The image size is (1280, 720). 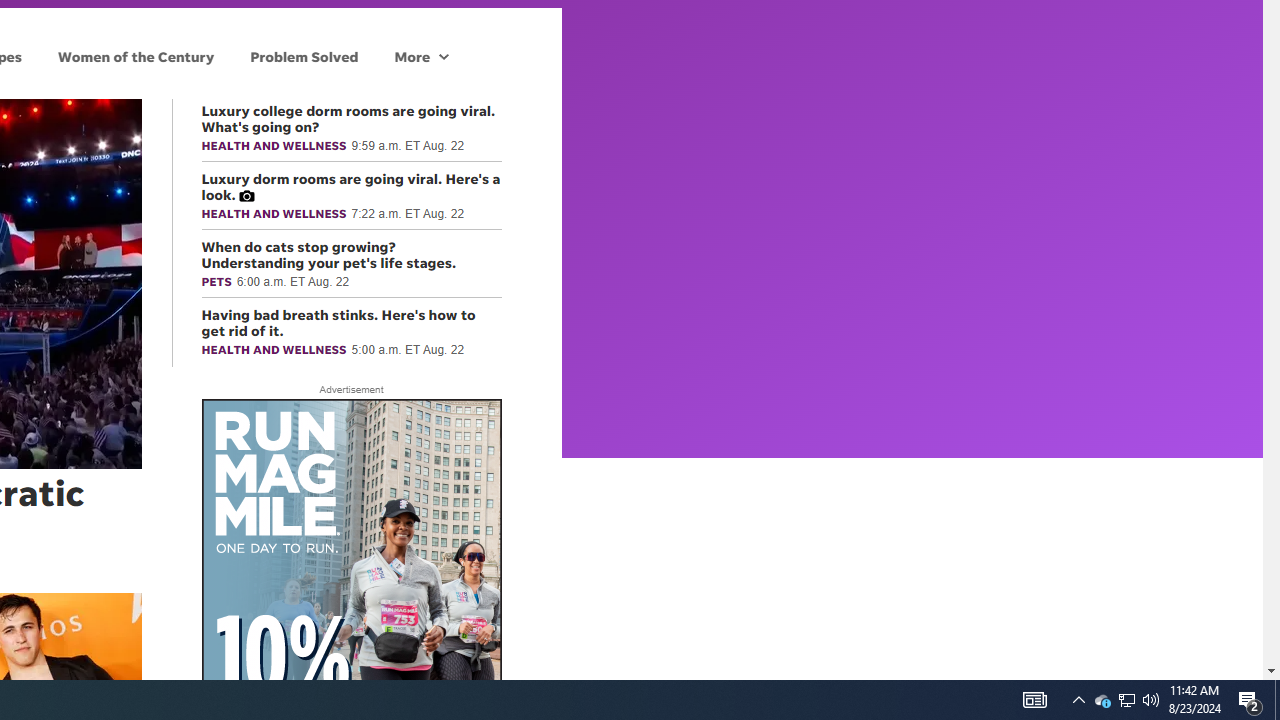 What do you see at coordinates (420, 55) in the screenshot?
I see `'More life navigation'` at bounding box center [420, 55].